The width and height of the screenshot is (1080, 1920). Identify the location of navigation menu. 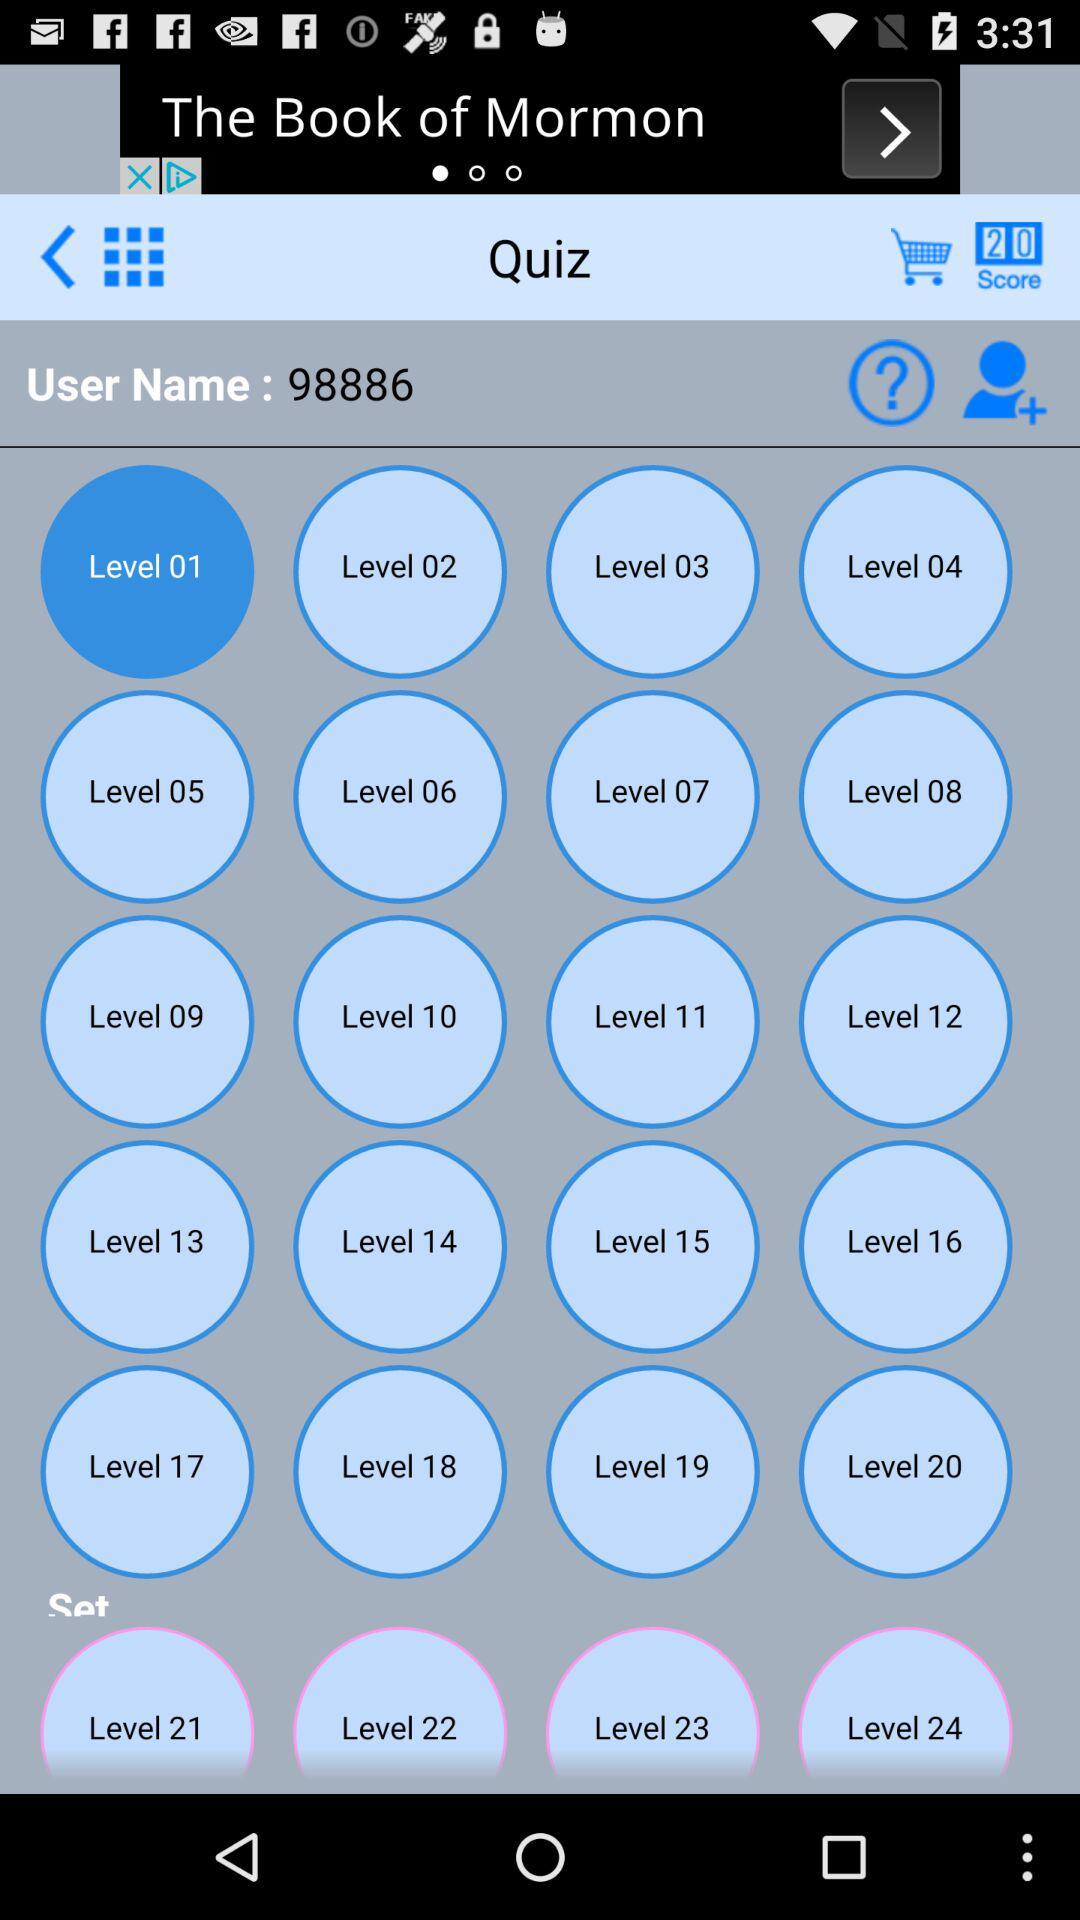
(133, 255).